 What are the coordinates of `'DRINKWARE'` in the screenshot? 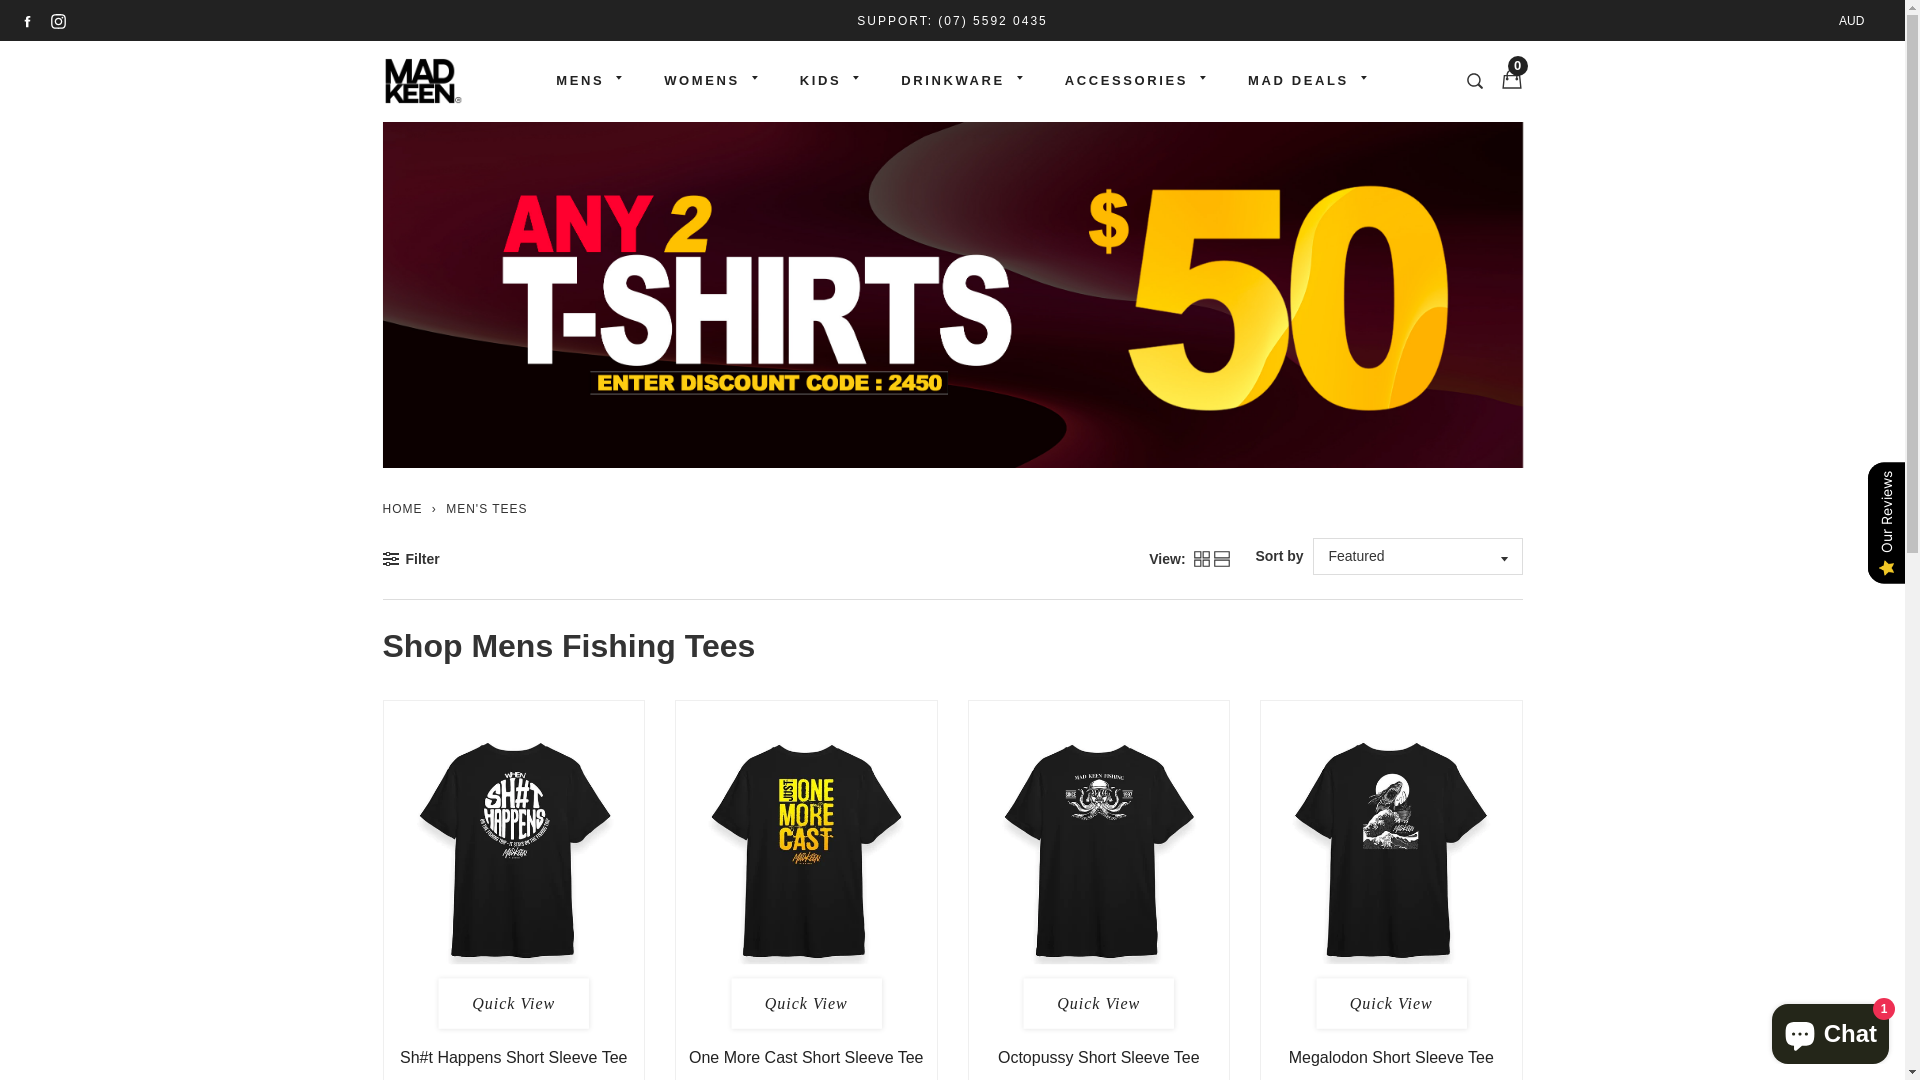 It's located at (870, 80).